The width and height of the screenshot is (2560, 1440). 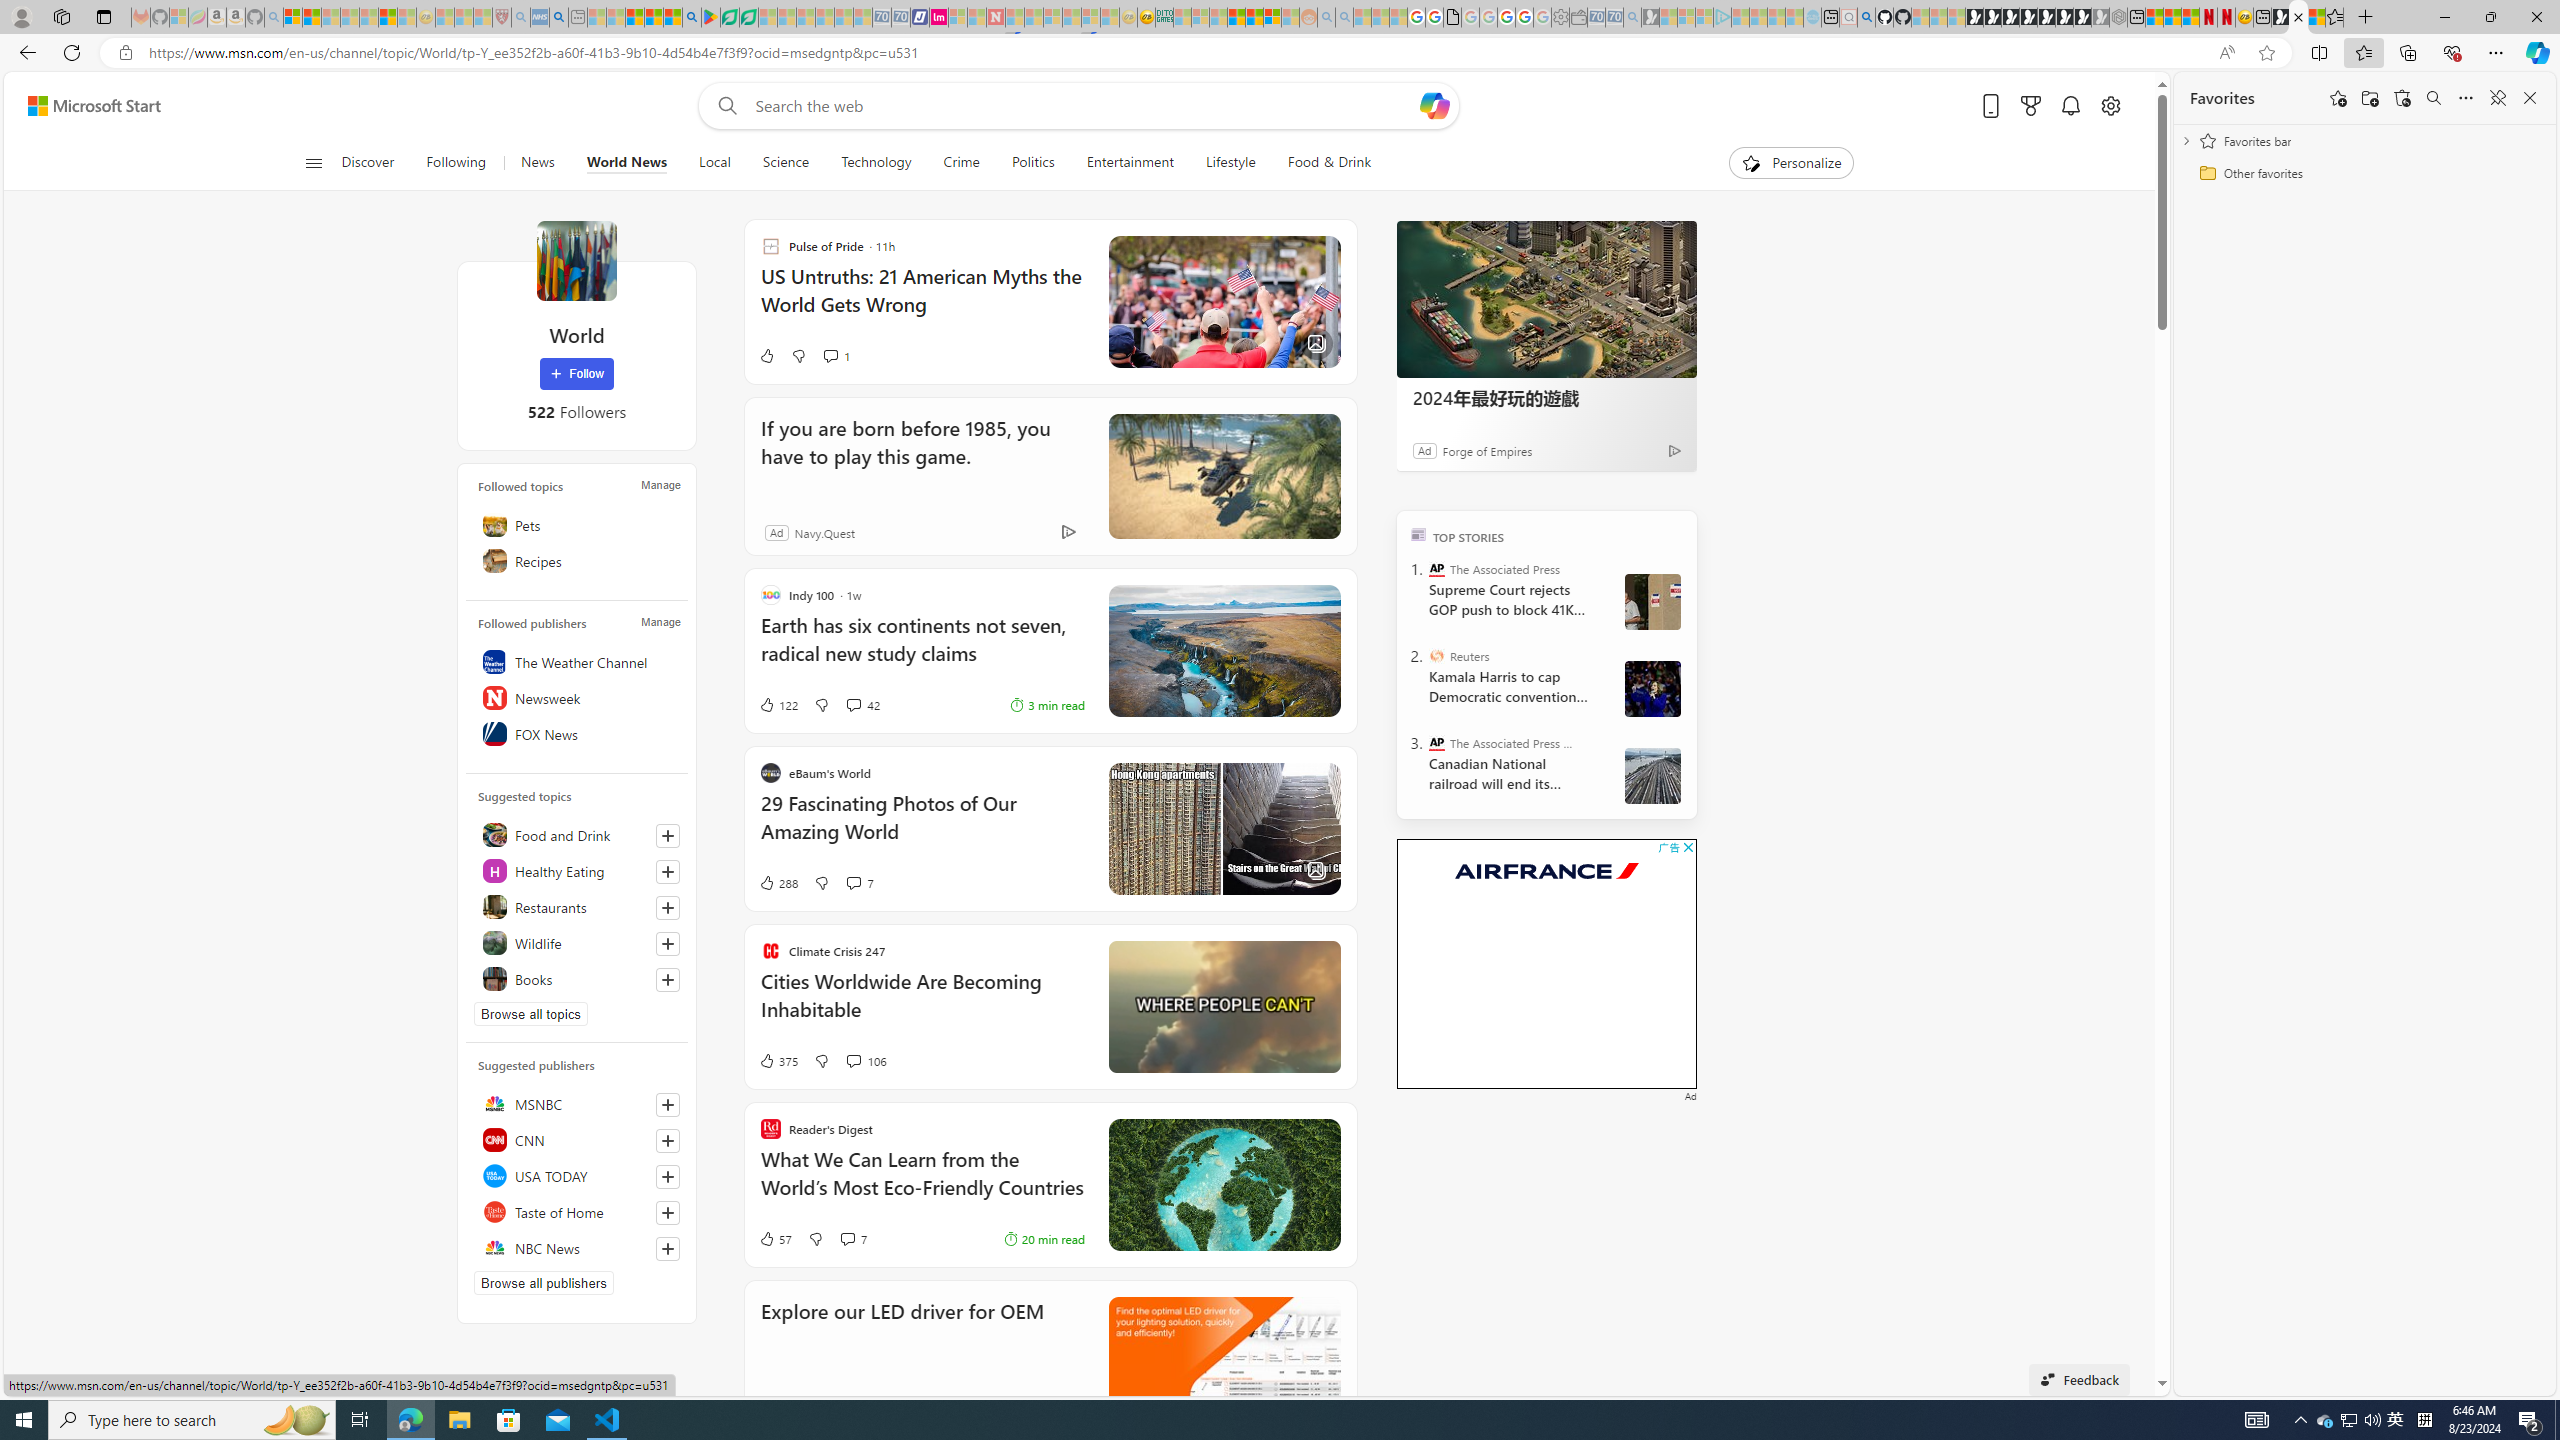 What do you see at coordinates (86, 104) in the screenshot?
I see `'Skip to content'` at bounding box center [86, 104].